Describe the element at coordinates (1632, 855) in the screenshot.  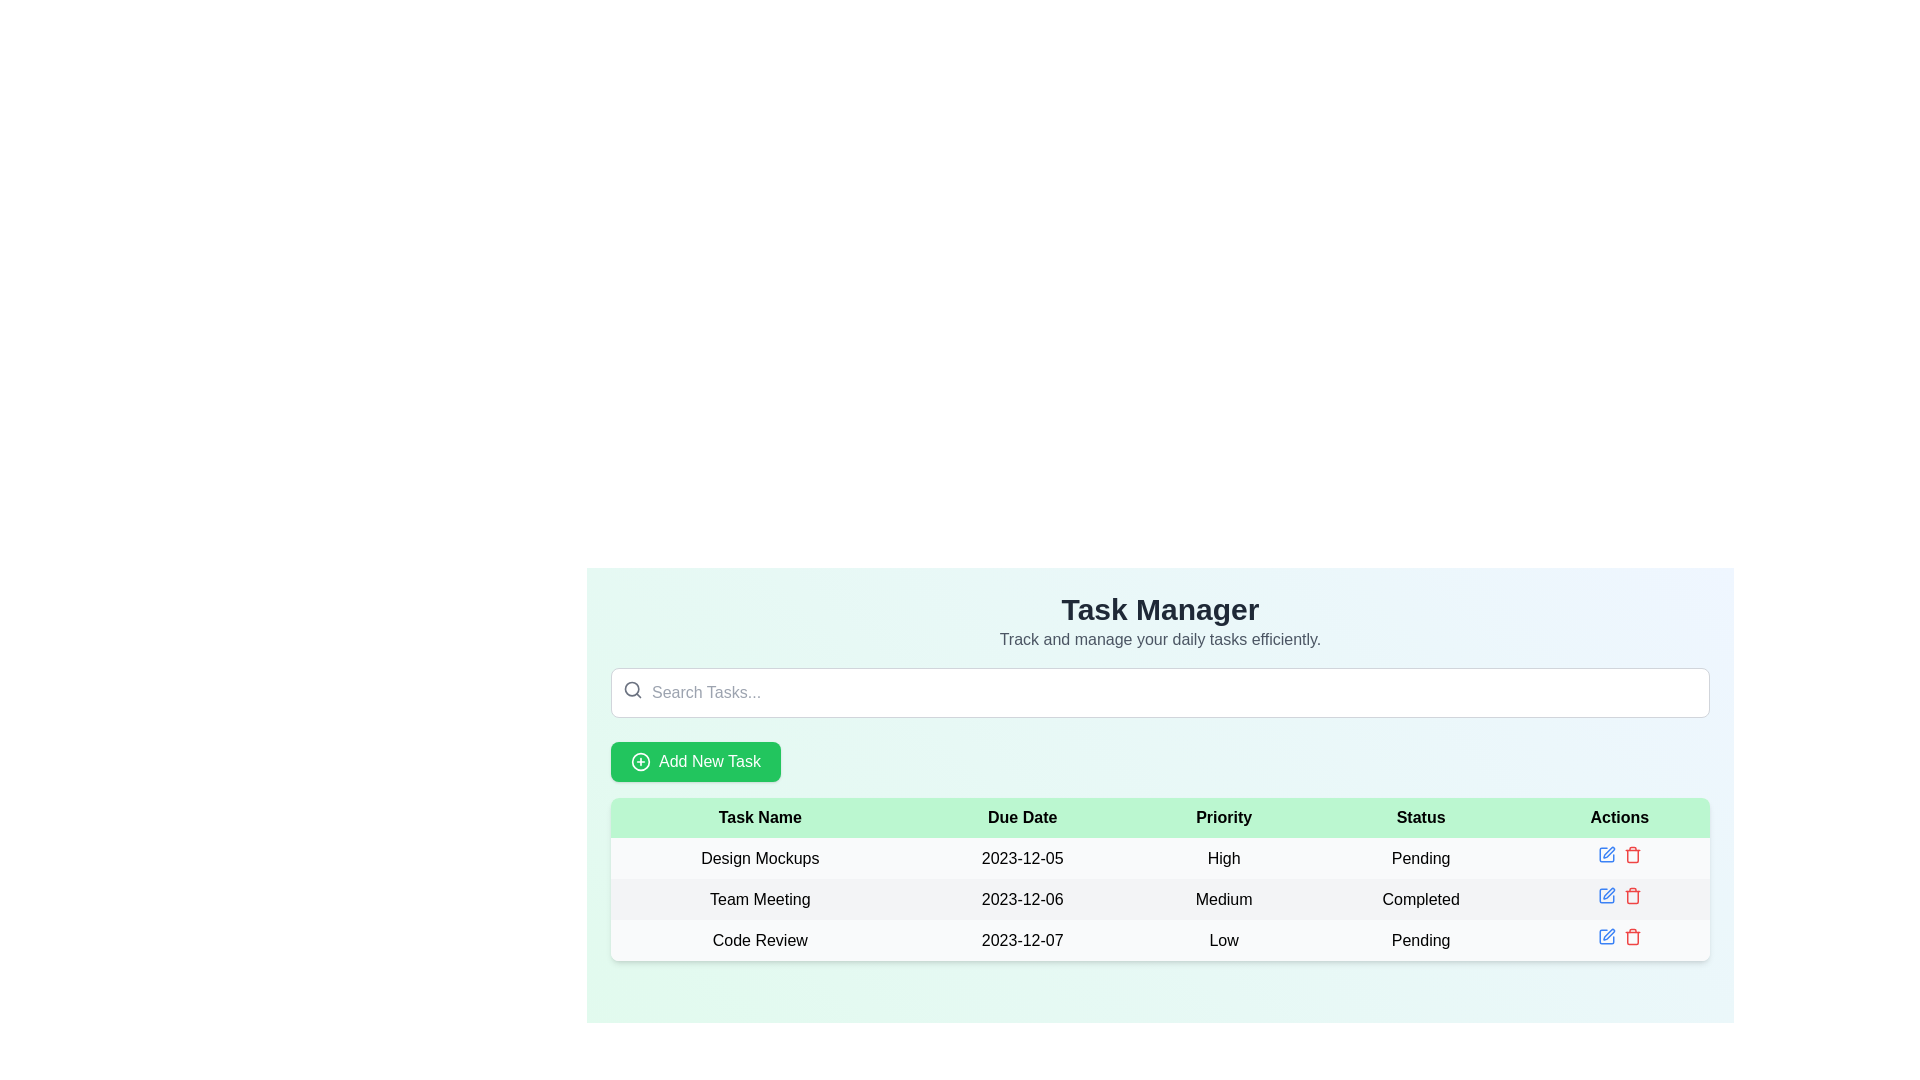
I see `the trash can icon representing the delete action for the 'Code Review' task in the third row of the table` at that location.